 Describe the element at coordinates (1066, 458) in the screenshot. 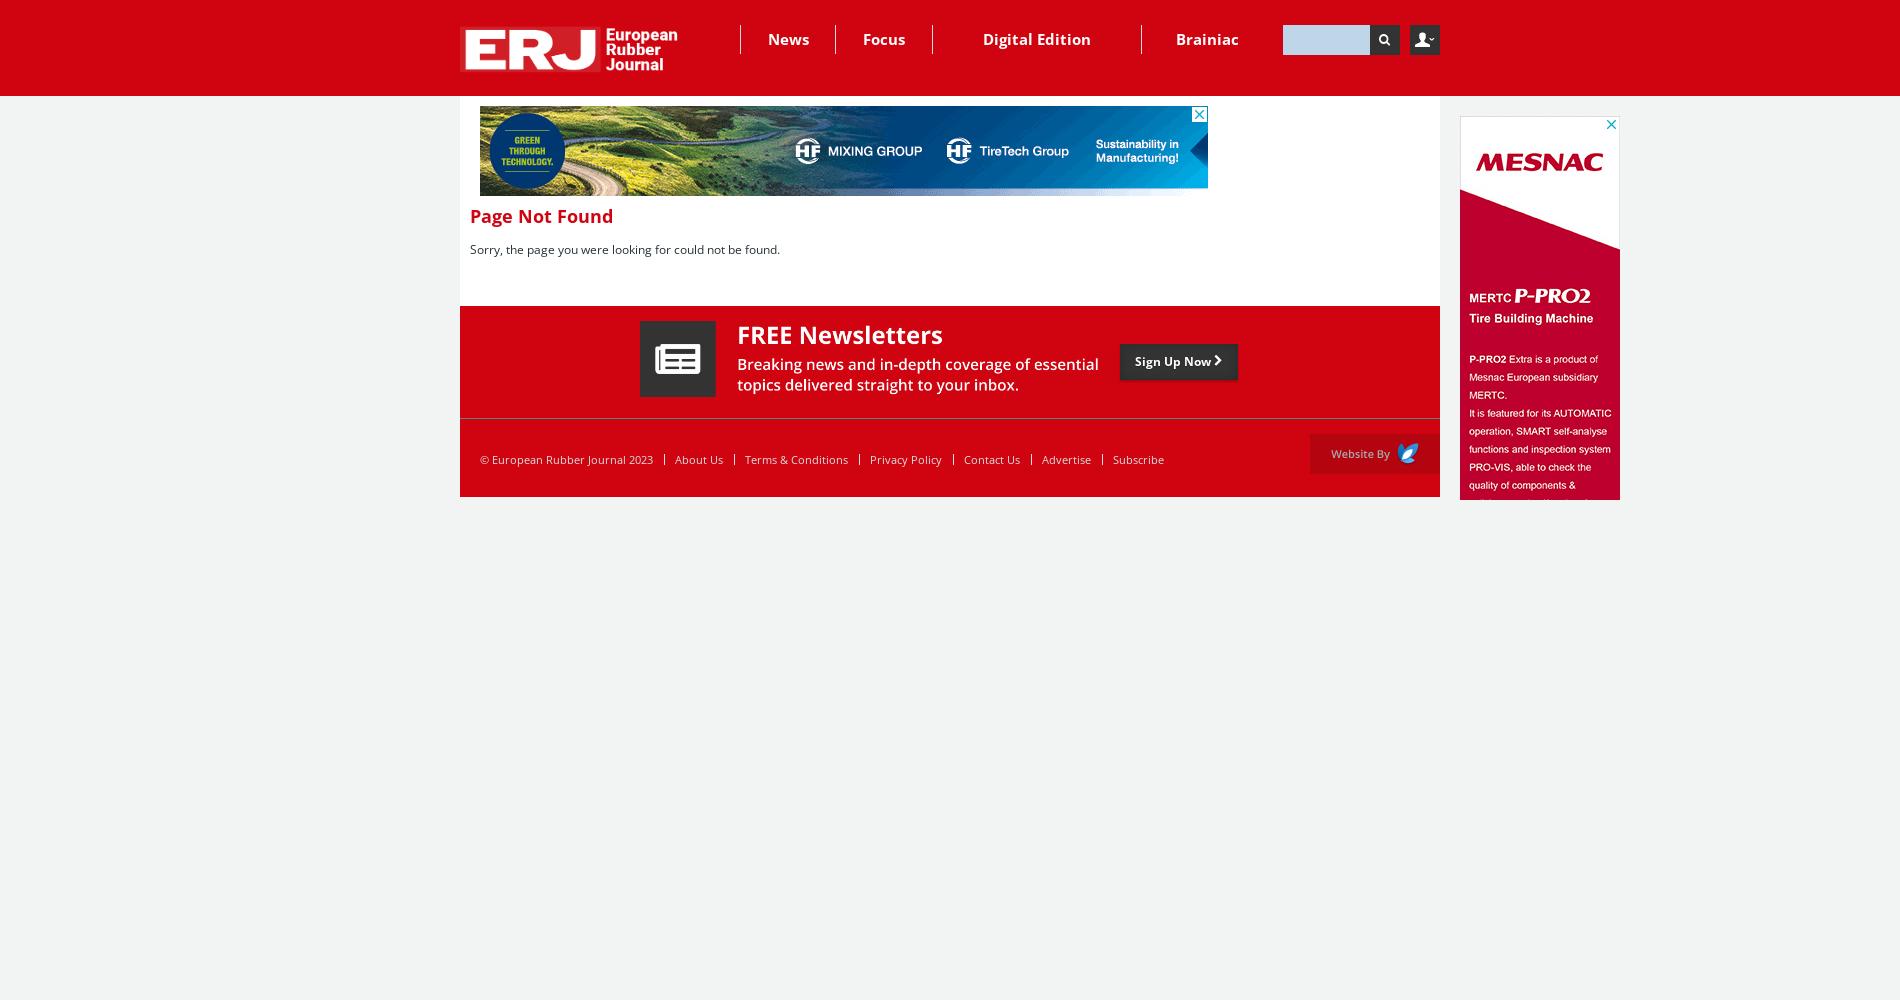

I see `'Advertise'` at that location.